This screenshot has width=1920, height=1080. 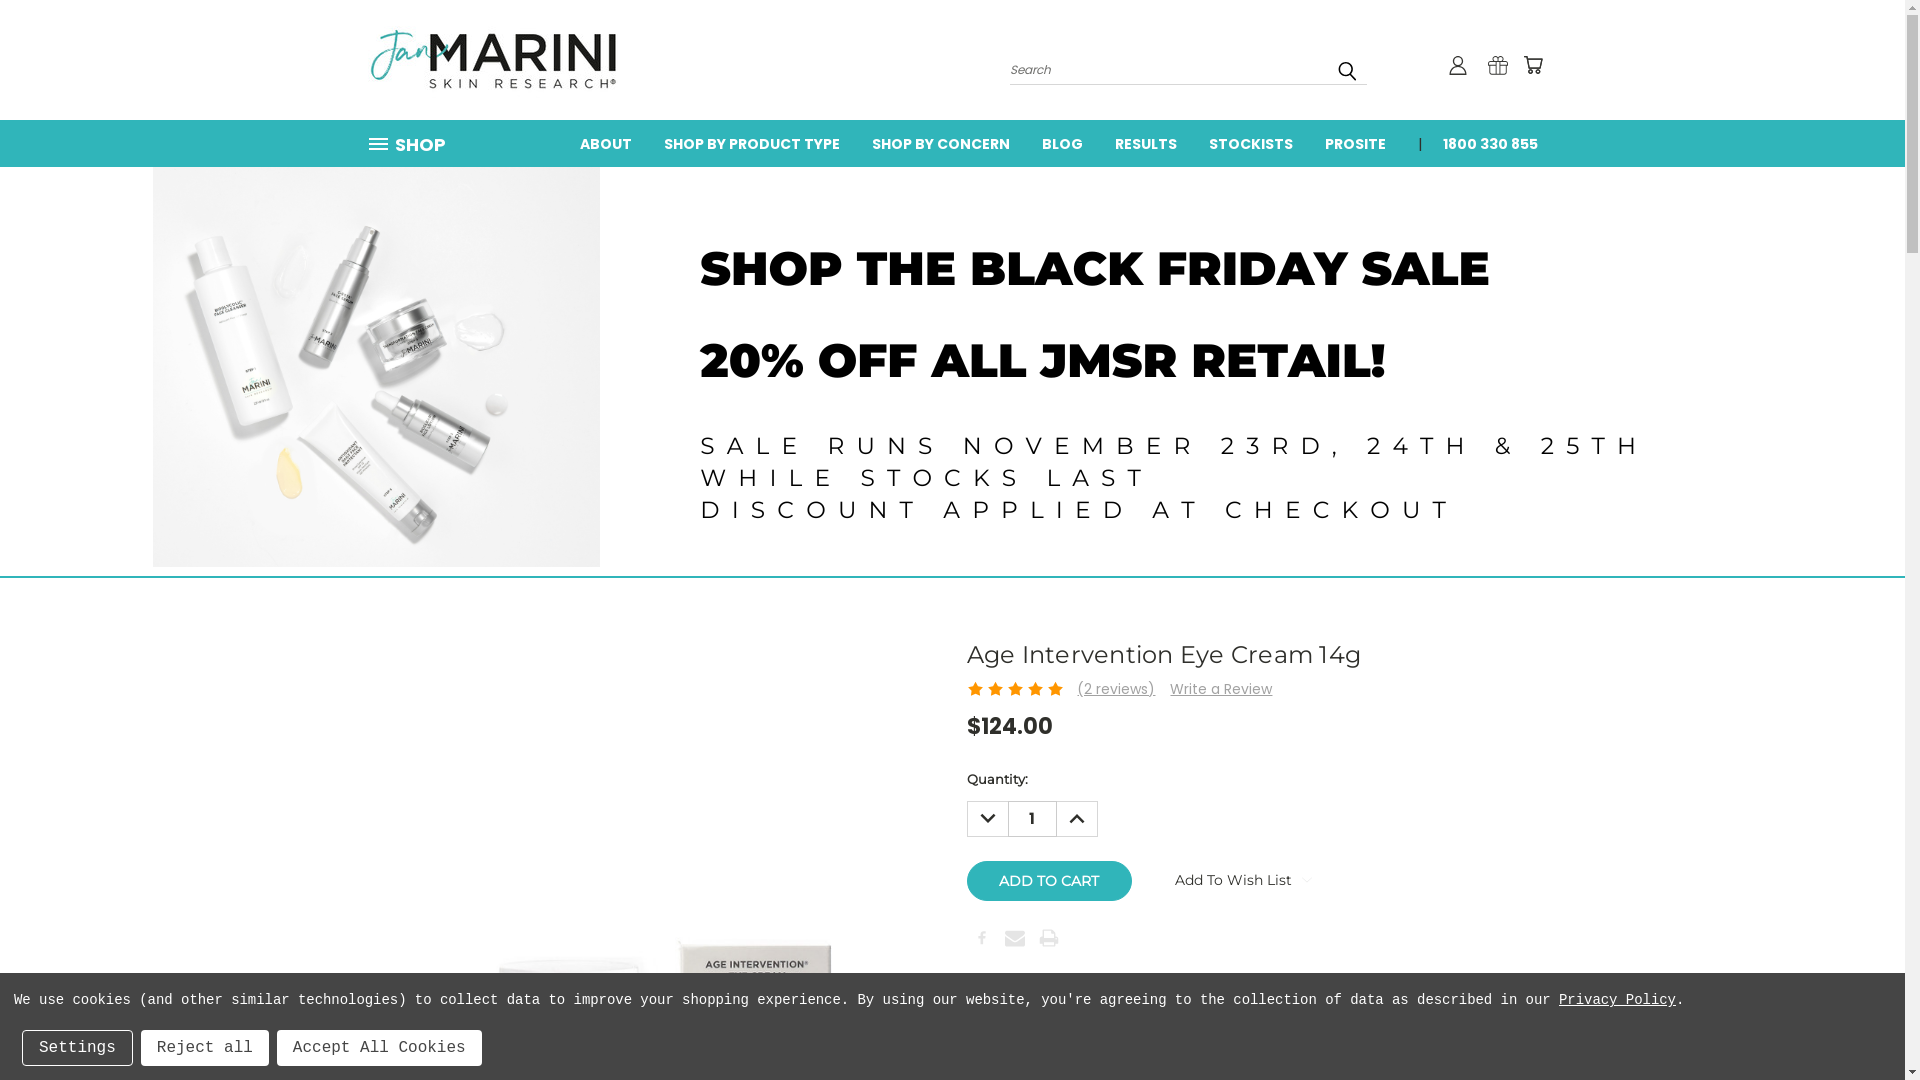 What do you see at coordinates (751, 141) in the screenshot?
I see `'SHOP BY PRODUCT TYPE'` at bounding box center [751, 141].